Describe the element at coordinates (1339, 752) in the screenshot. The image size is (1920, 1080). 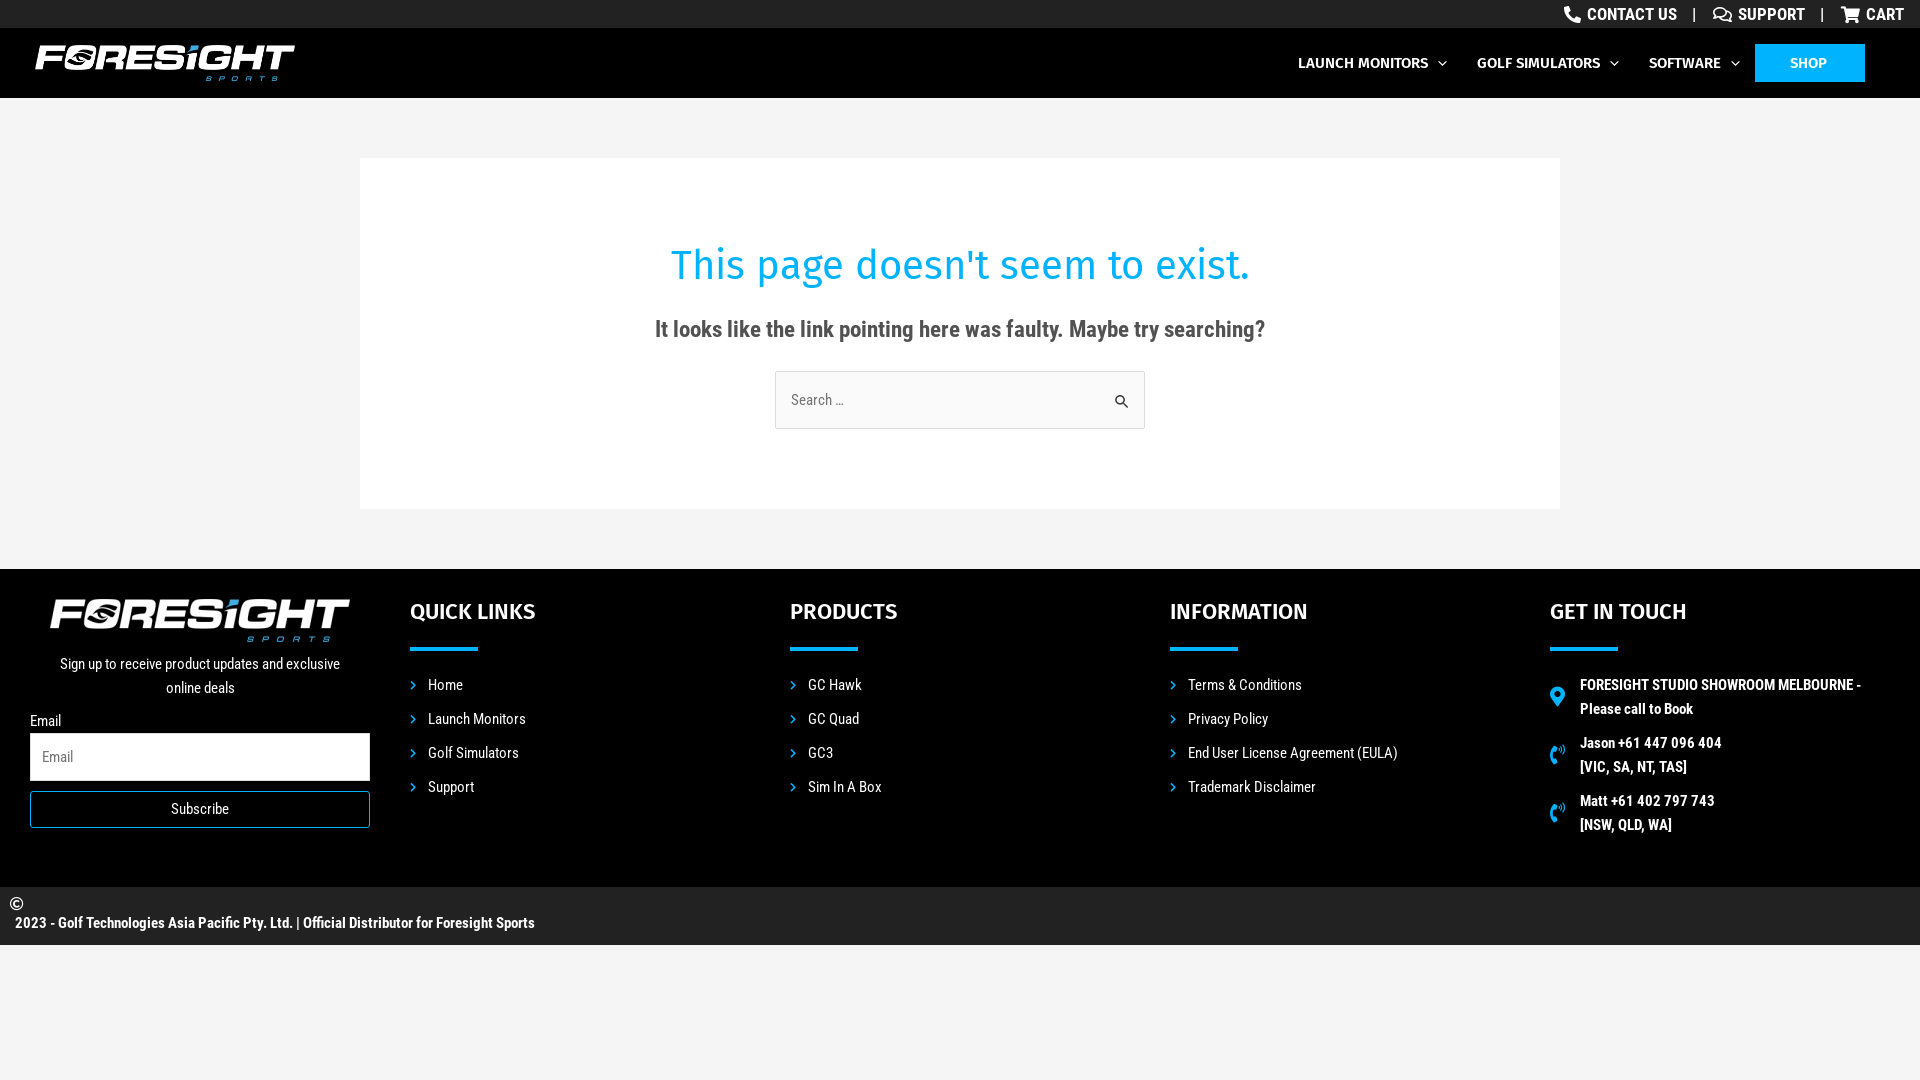
I see `'End User License Agreement (EULA)'` at that location.